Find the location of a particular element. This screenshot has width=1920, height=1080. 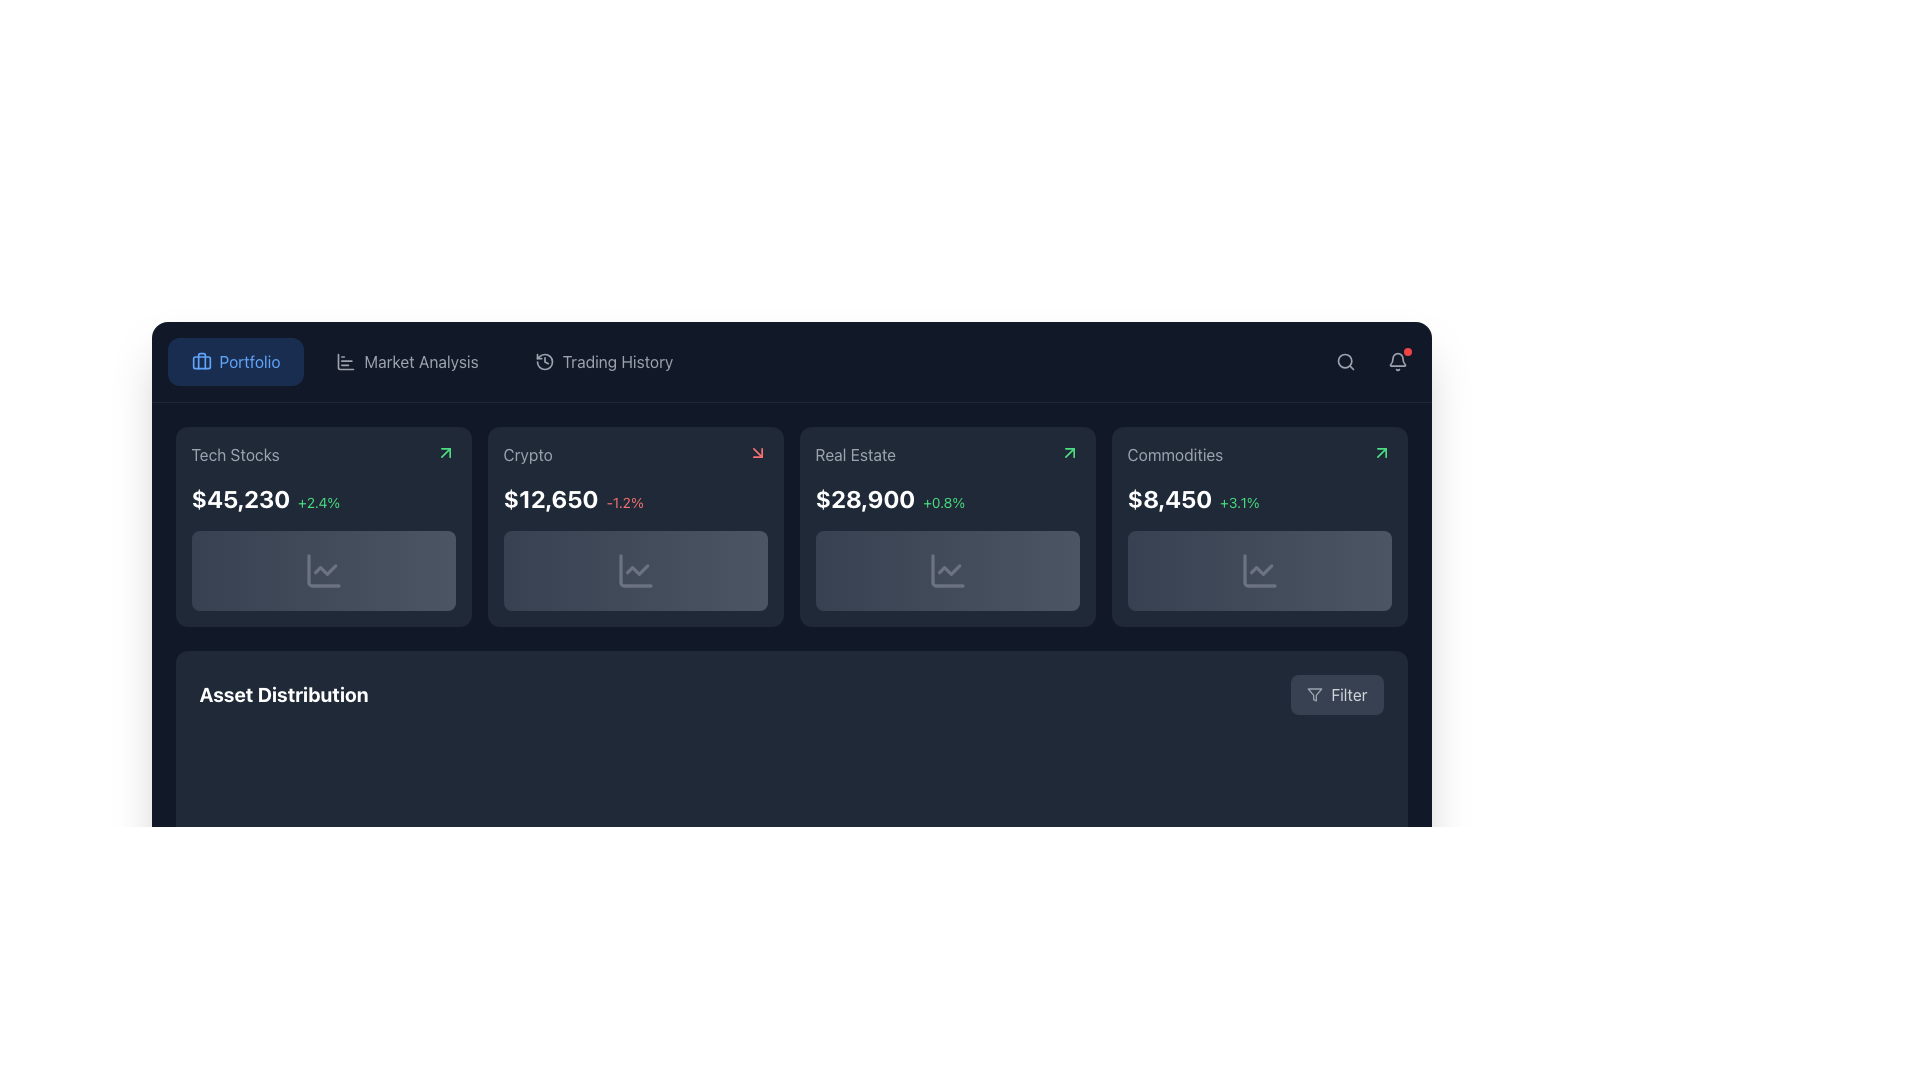

the circular search icon located in the top-right corner of the interface, which is enclosed within a larger magnifying glass icon is located at coordinates (1344, 361).